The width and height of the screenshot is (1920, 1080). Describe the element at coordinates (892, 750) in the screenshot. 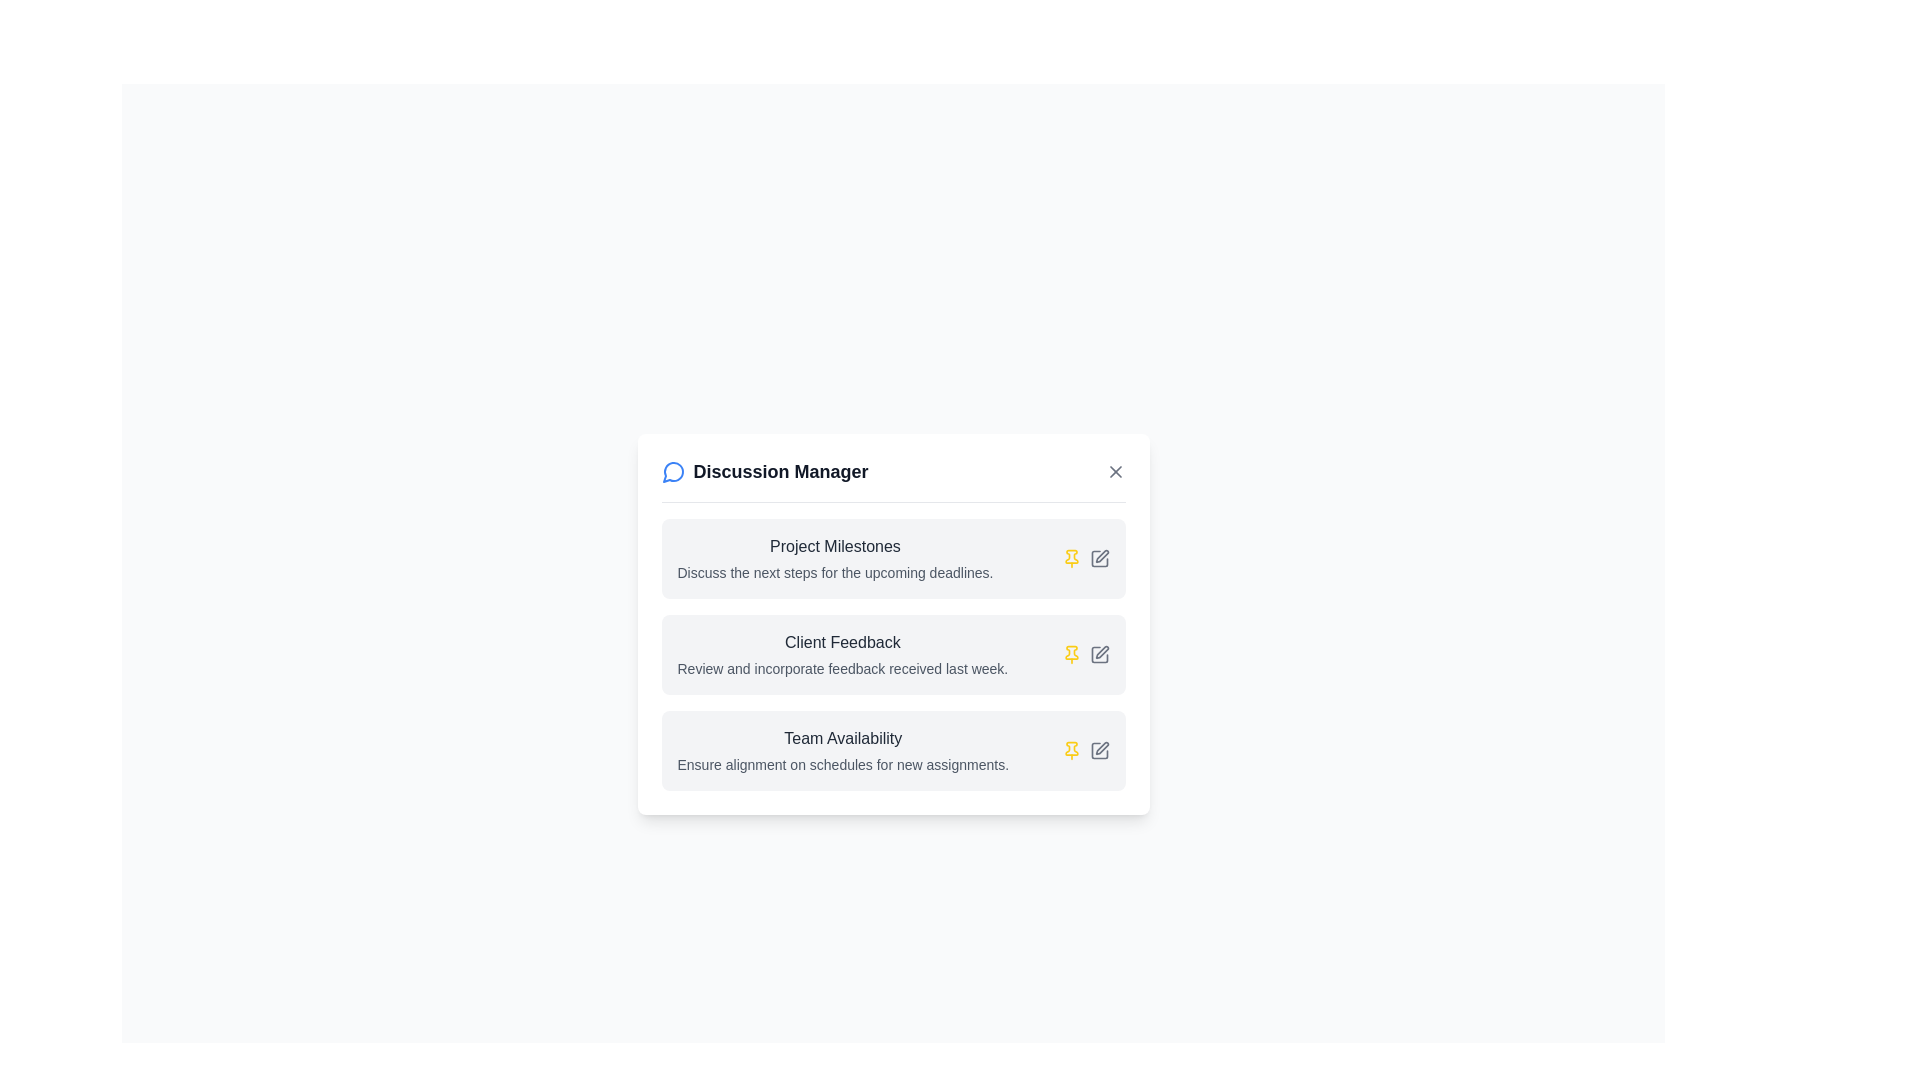

I see `the third card in the 'Discussion Manager' section that presents information about team availability` at that location.